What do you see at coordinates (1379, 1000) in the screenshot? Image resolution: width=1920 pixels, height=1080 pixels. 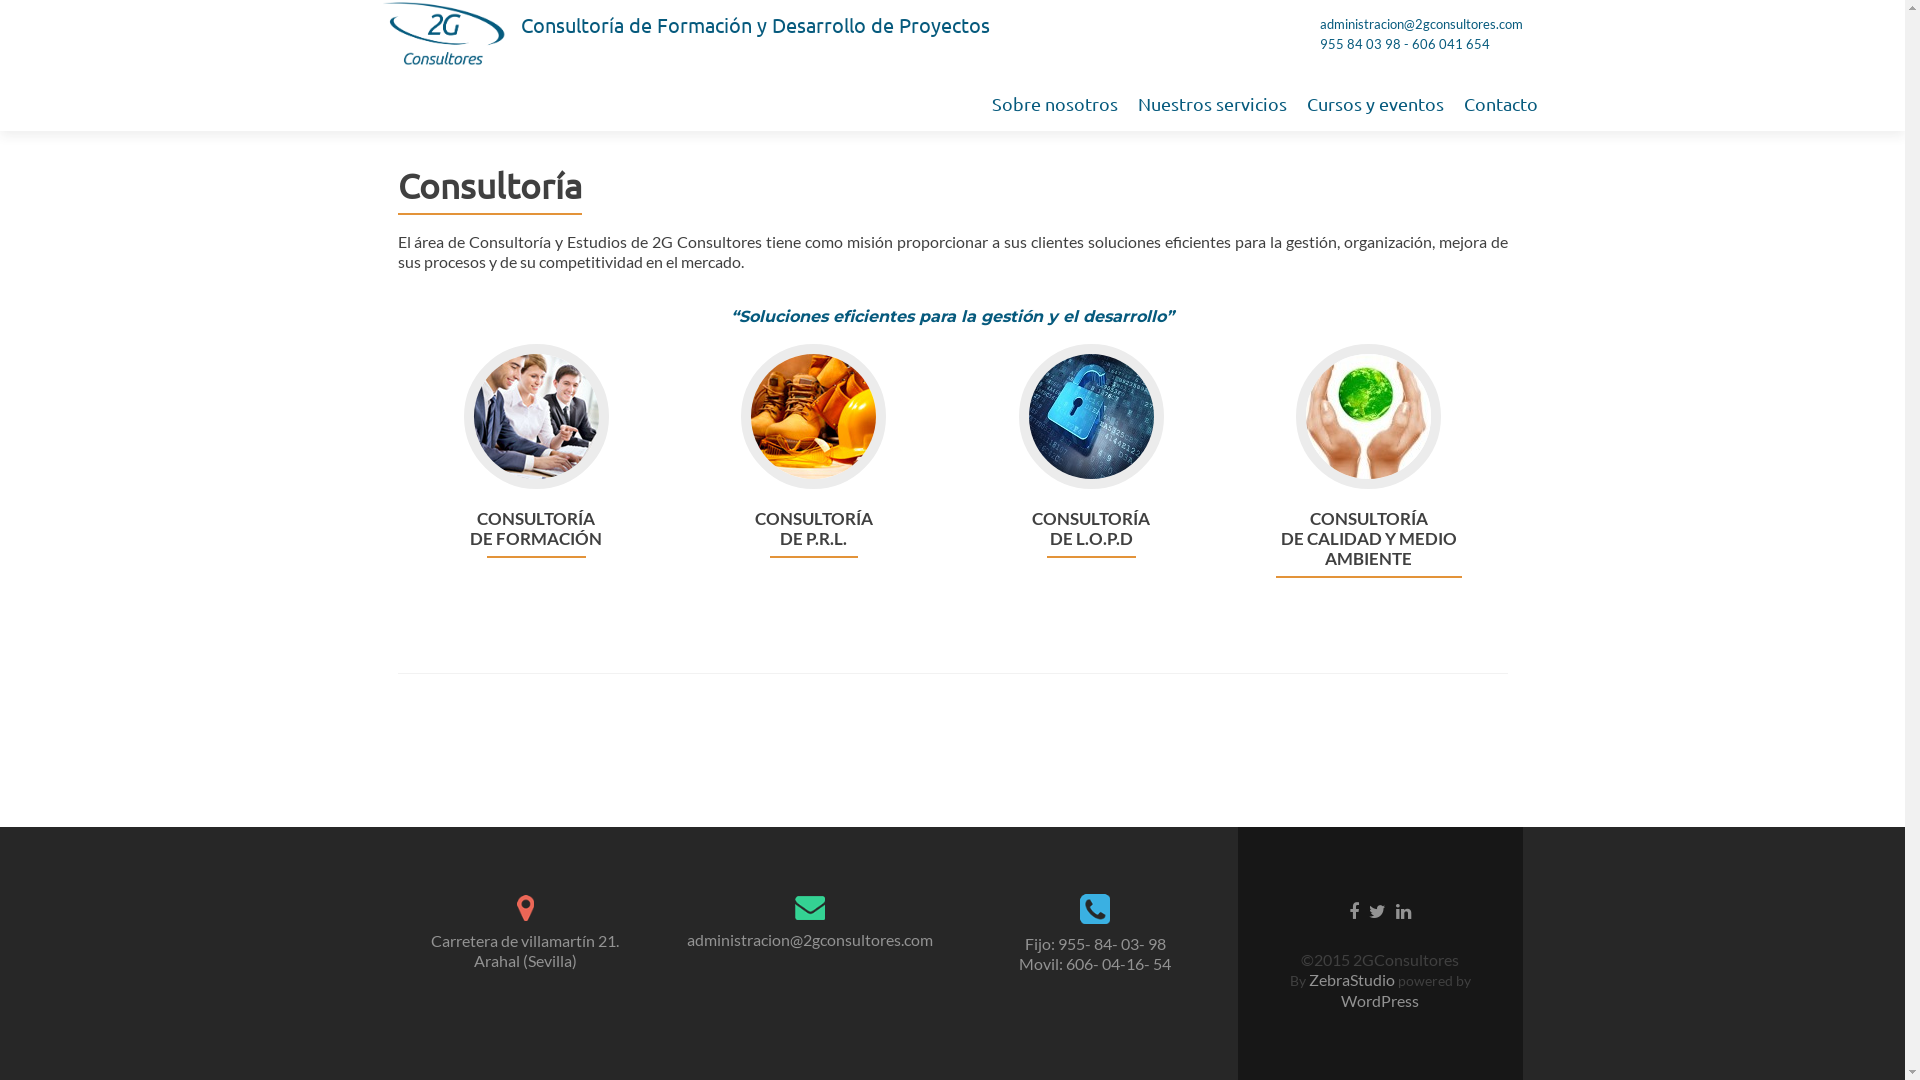 I see `'WordPress'` at bounding box center [1379, 1000].